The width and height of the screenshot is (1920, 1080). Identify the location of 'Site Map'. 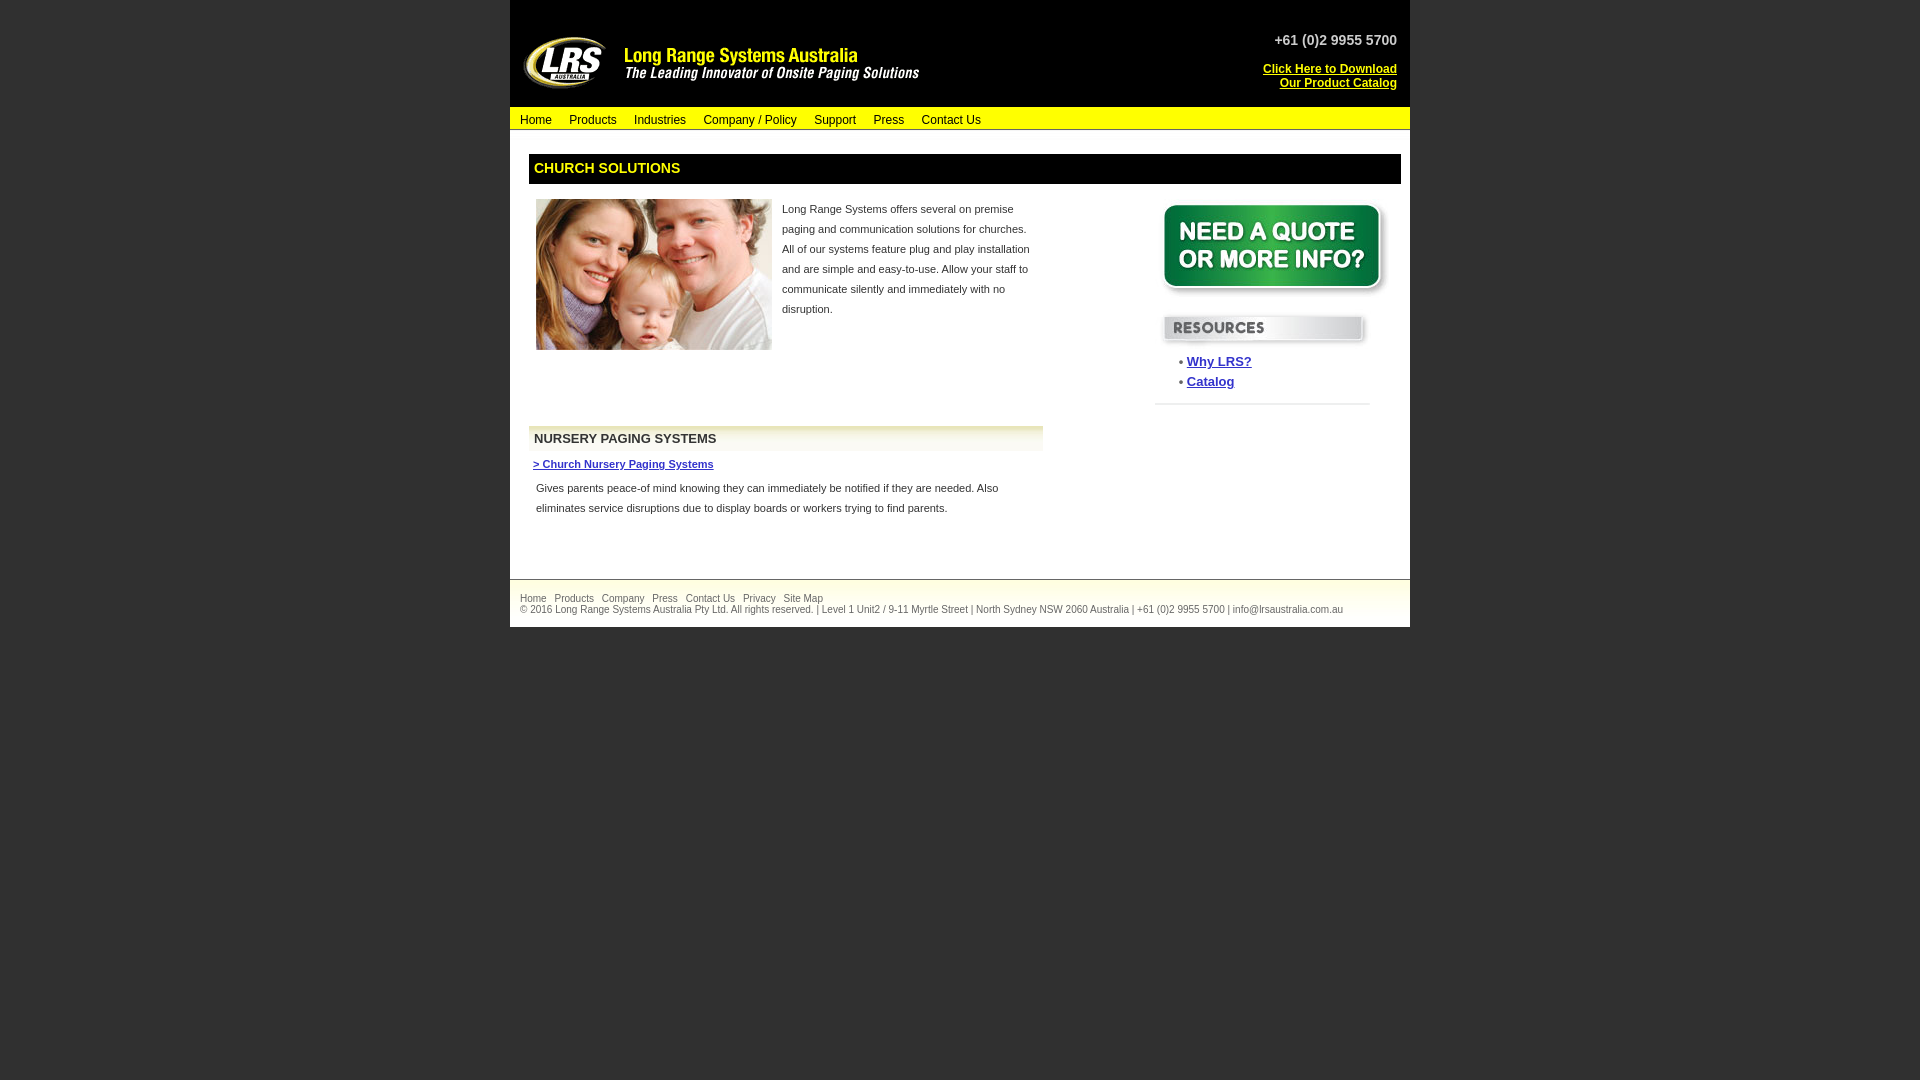
(805, 596).